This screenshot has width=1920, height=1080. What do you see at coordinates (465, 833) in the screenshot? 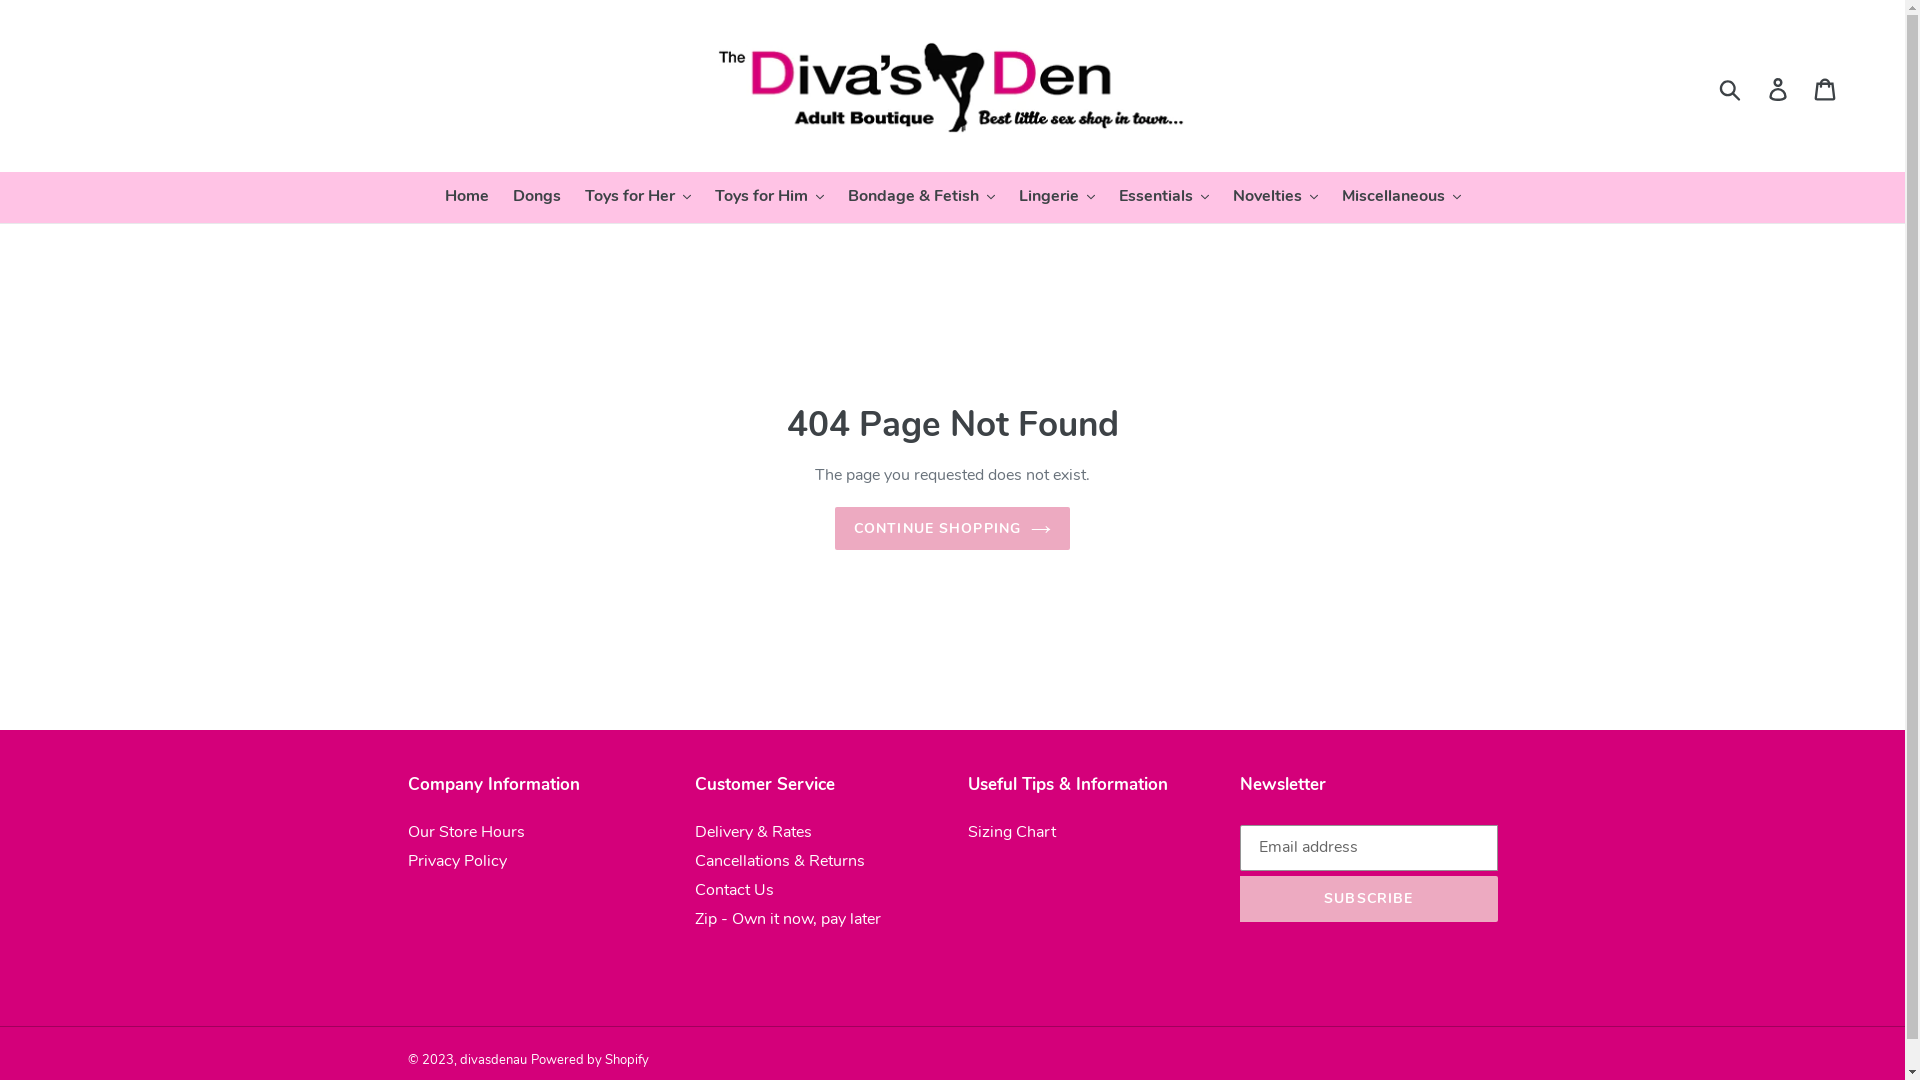
I see `'Our Store Hours'` at bounding box center [465, 833].